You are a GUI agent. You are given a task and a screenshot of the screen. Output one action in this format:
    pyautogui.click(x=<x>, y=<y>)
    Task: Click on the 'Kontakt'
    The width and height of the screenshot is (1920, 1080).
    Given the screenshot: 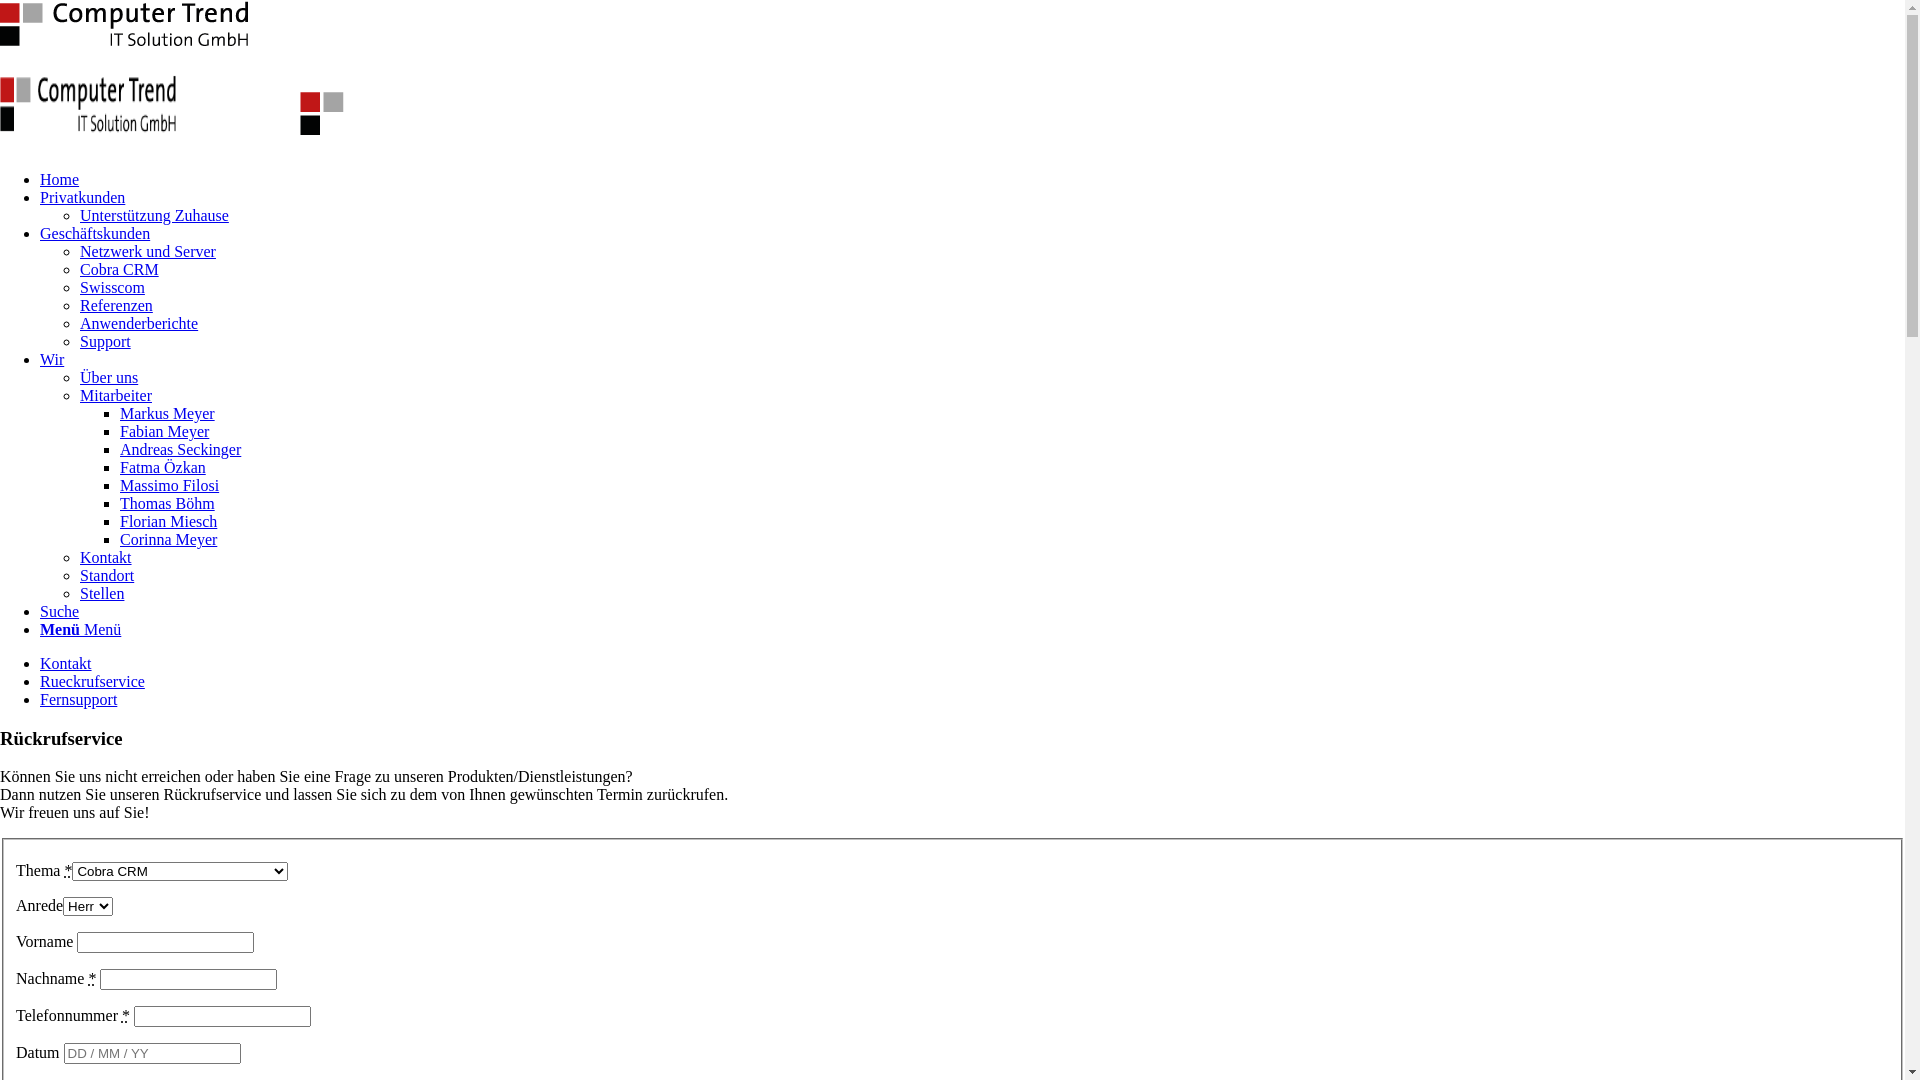 What is the action you would take?
    pyautogui.click(x=104, y=557)
    